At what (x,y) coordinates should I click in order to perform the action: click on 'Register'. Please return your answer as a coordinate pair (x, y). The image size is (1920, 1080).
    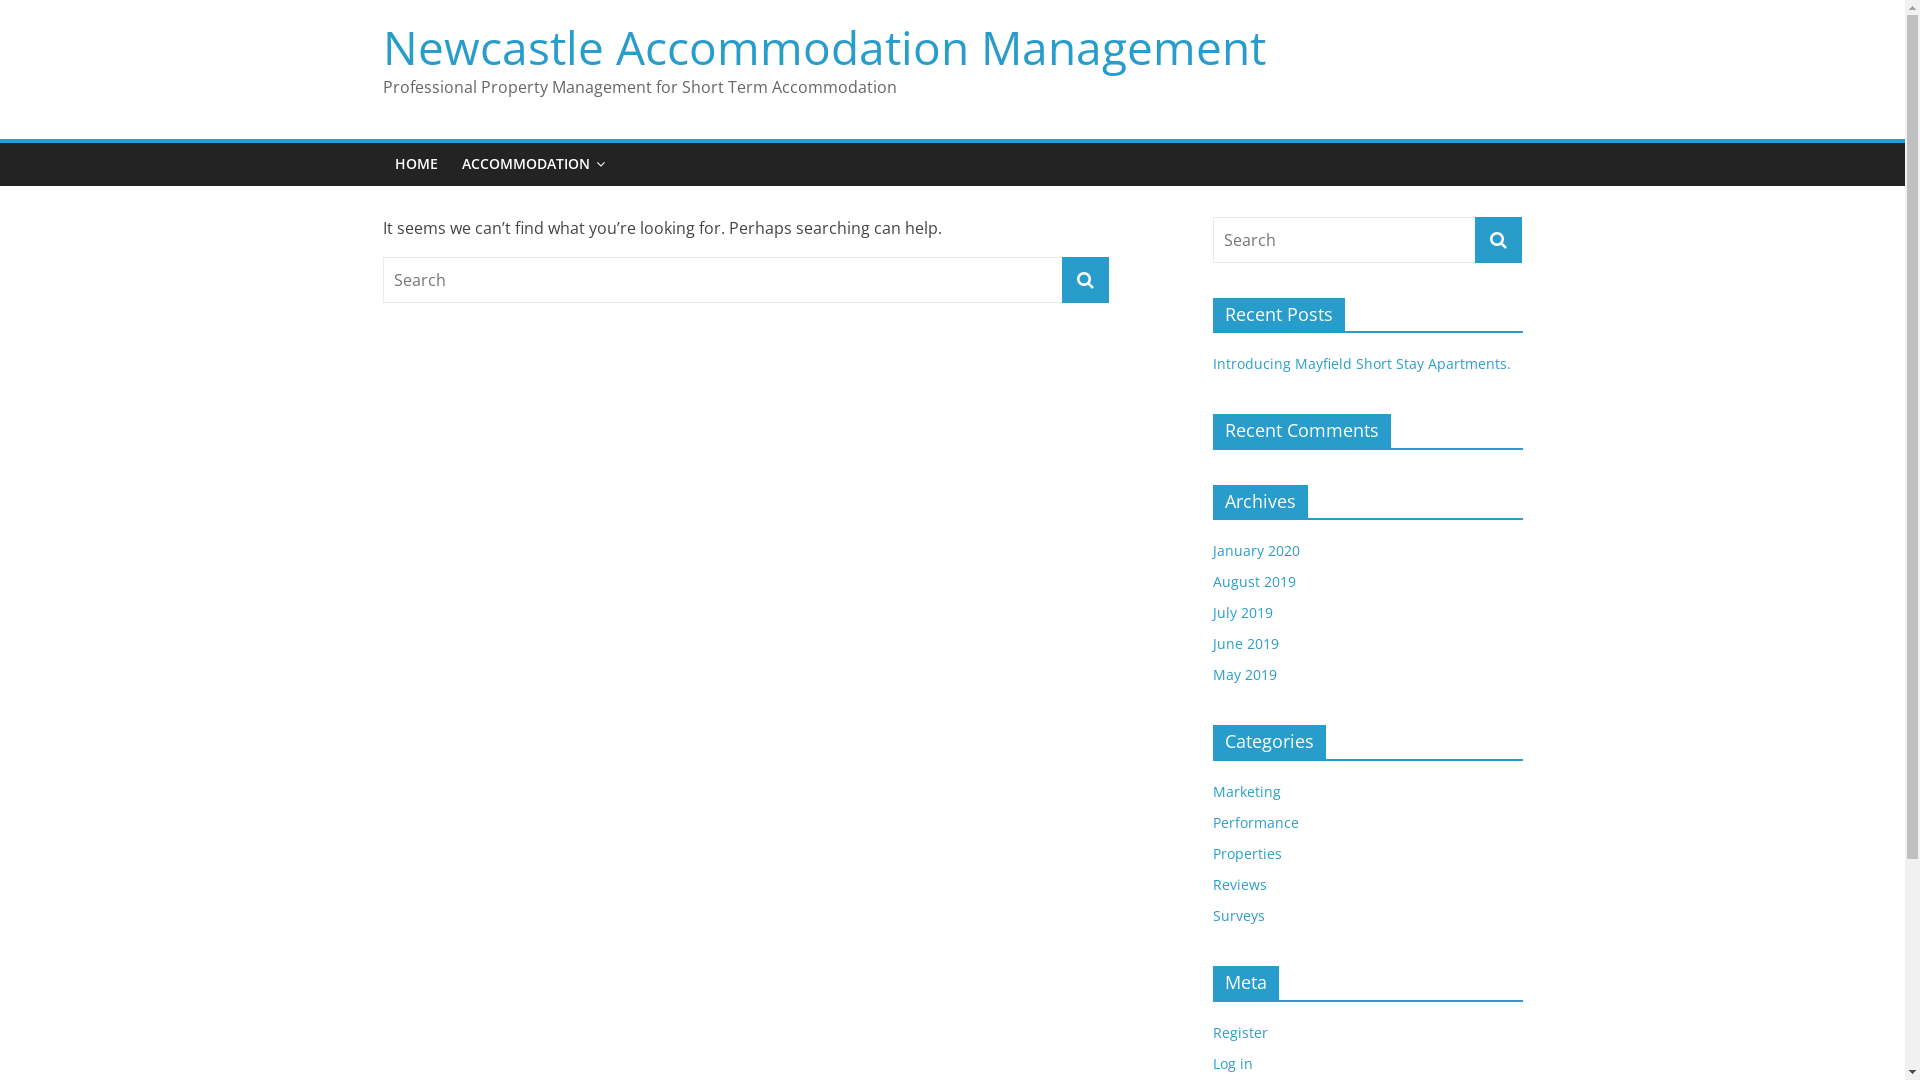
    Looking at the image, I should click on (1238, 1032).